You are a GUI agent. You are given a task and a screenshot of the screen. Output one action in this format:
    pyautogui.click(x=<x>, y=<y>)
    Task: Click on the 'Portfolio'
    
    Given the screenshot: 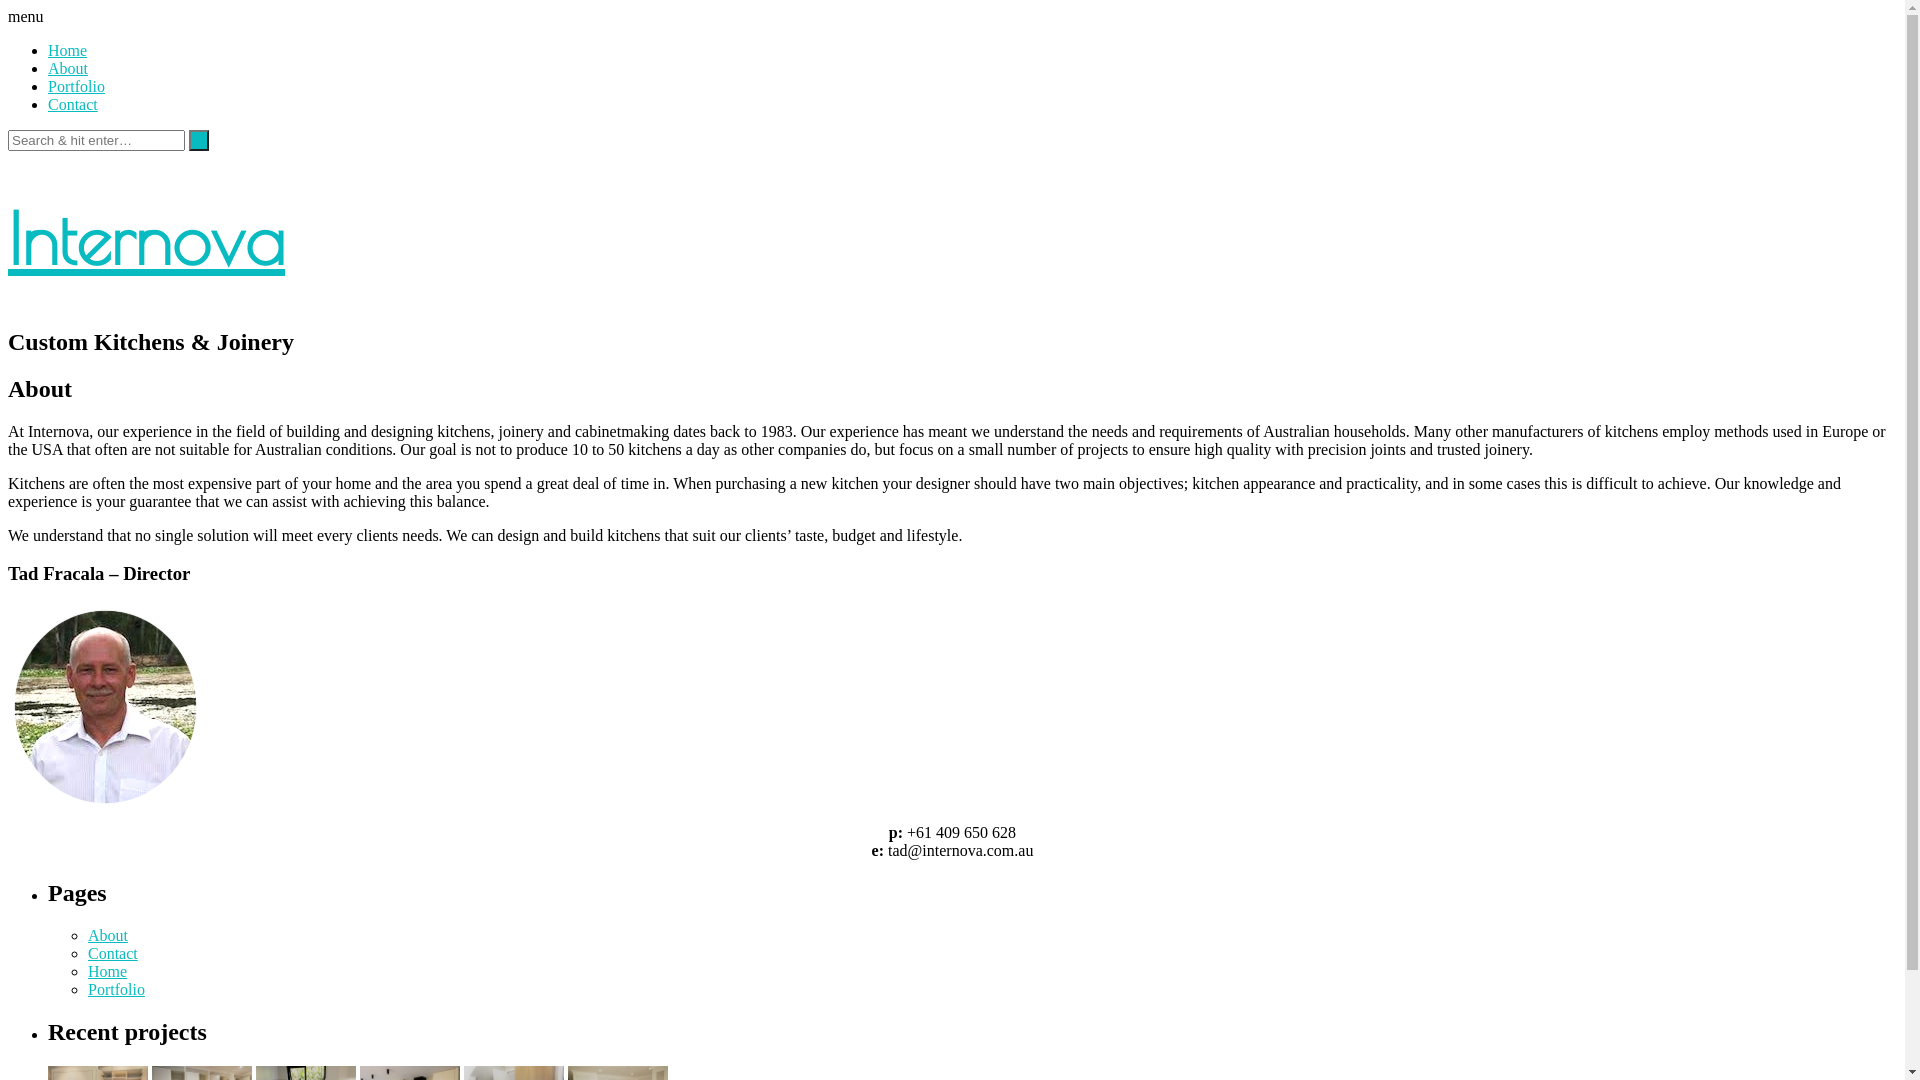 What is the action you would take?
    pyautogui.click(x=76, y=85)
    